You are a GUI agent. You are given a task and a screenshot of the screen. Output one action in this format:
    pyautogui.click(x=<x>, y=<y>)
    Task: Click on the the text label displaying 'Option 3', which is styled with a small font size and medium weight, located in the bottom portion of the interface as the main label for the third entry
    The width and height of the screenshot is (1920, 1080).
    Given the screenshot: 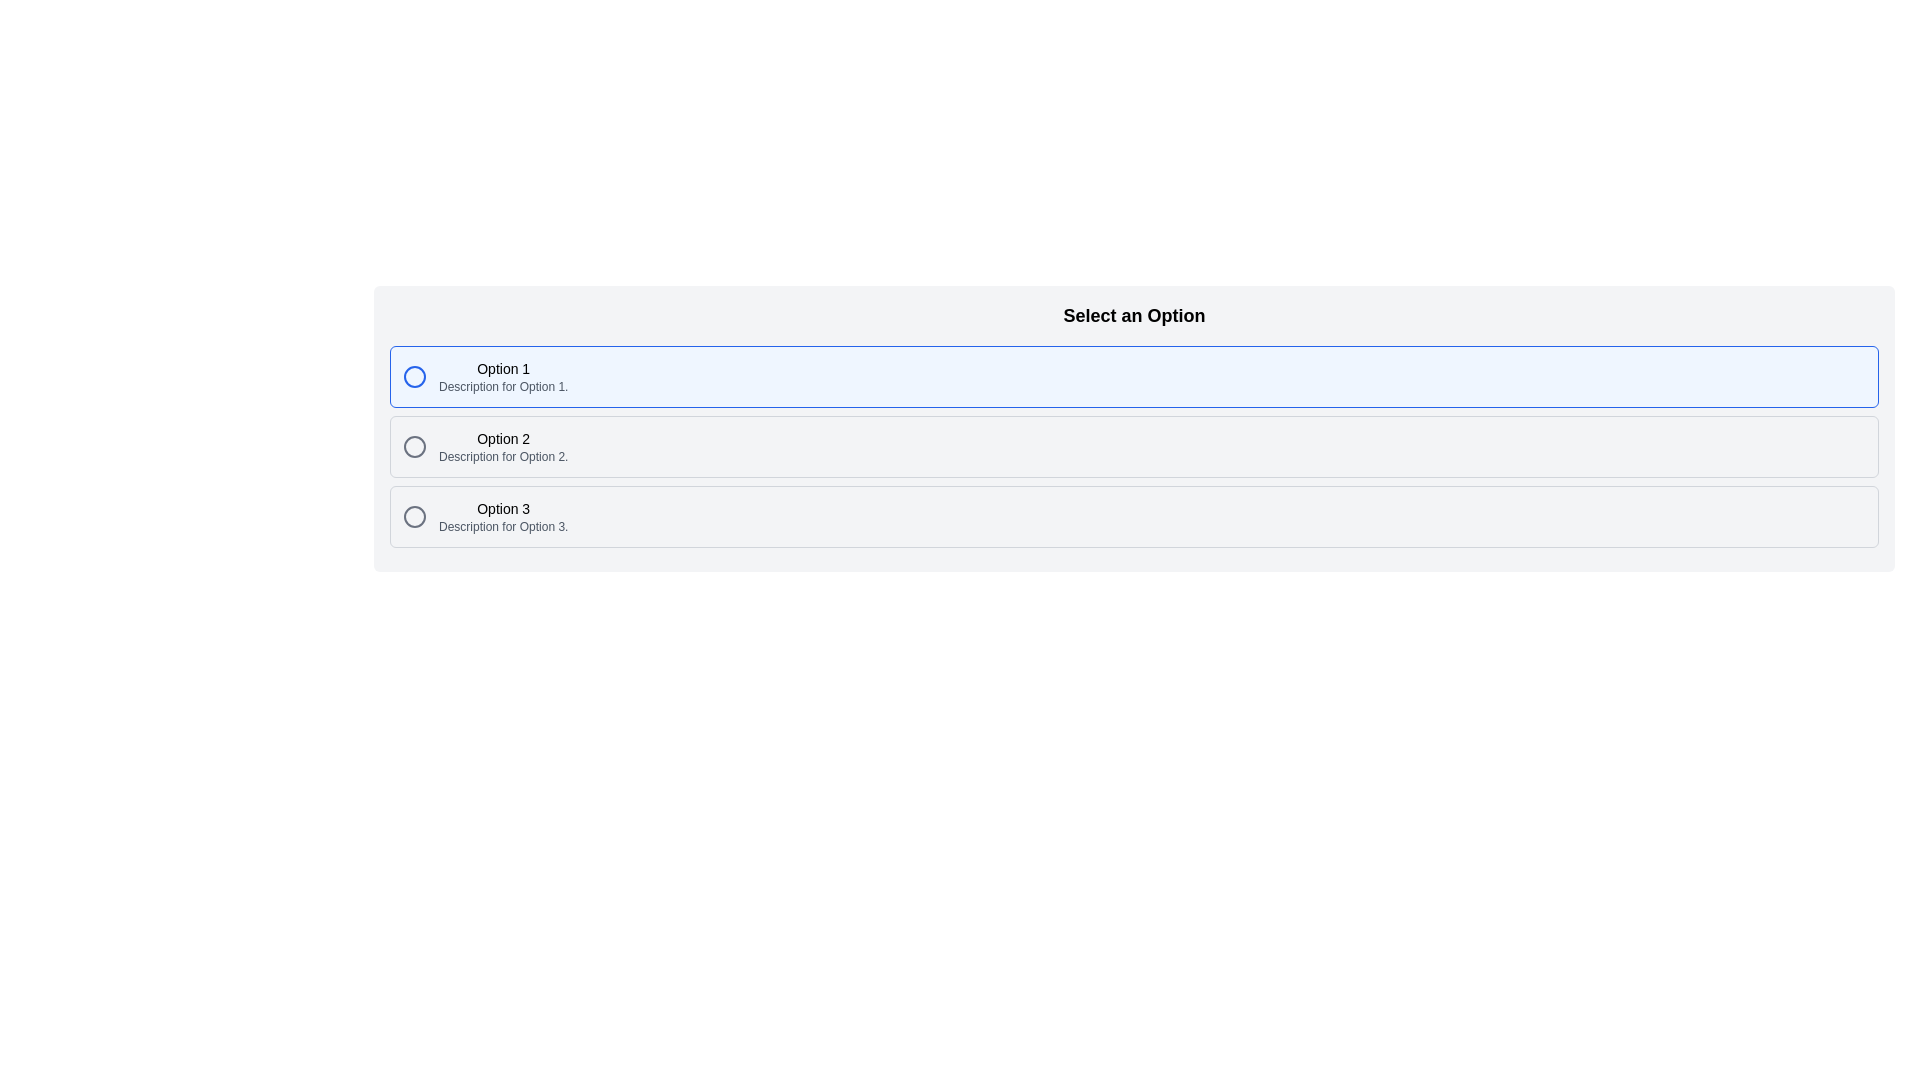 What is the action you would take?
    pyautogui.click(x=503, y=508)
    